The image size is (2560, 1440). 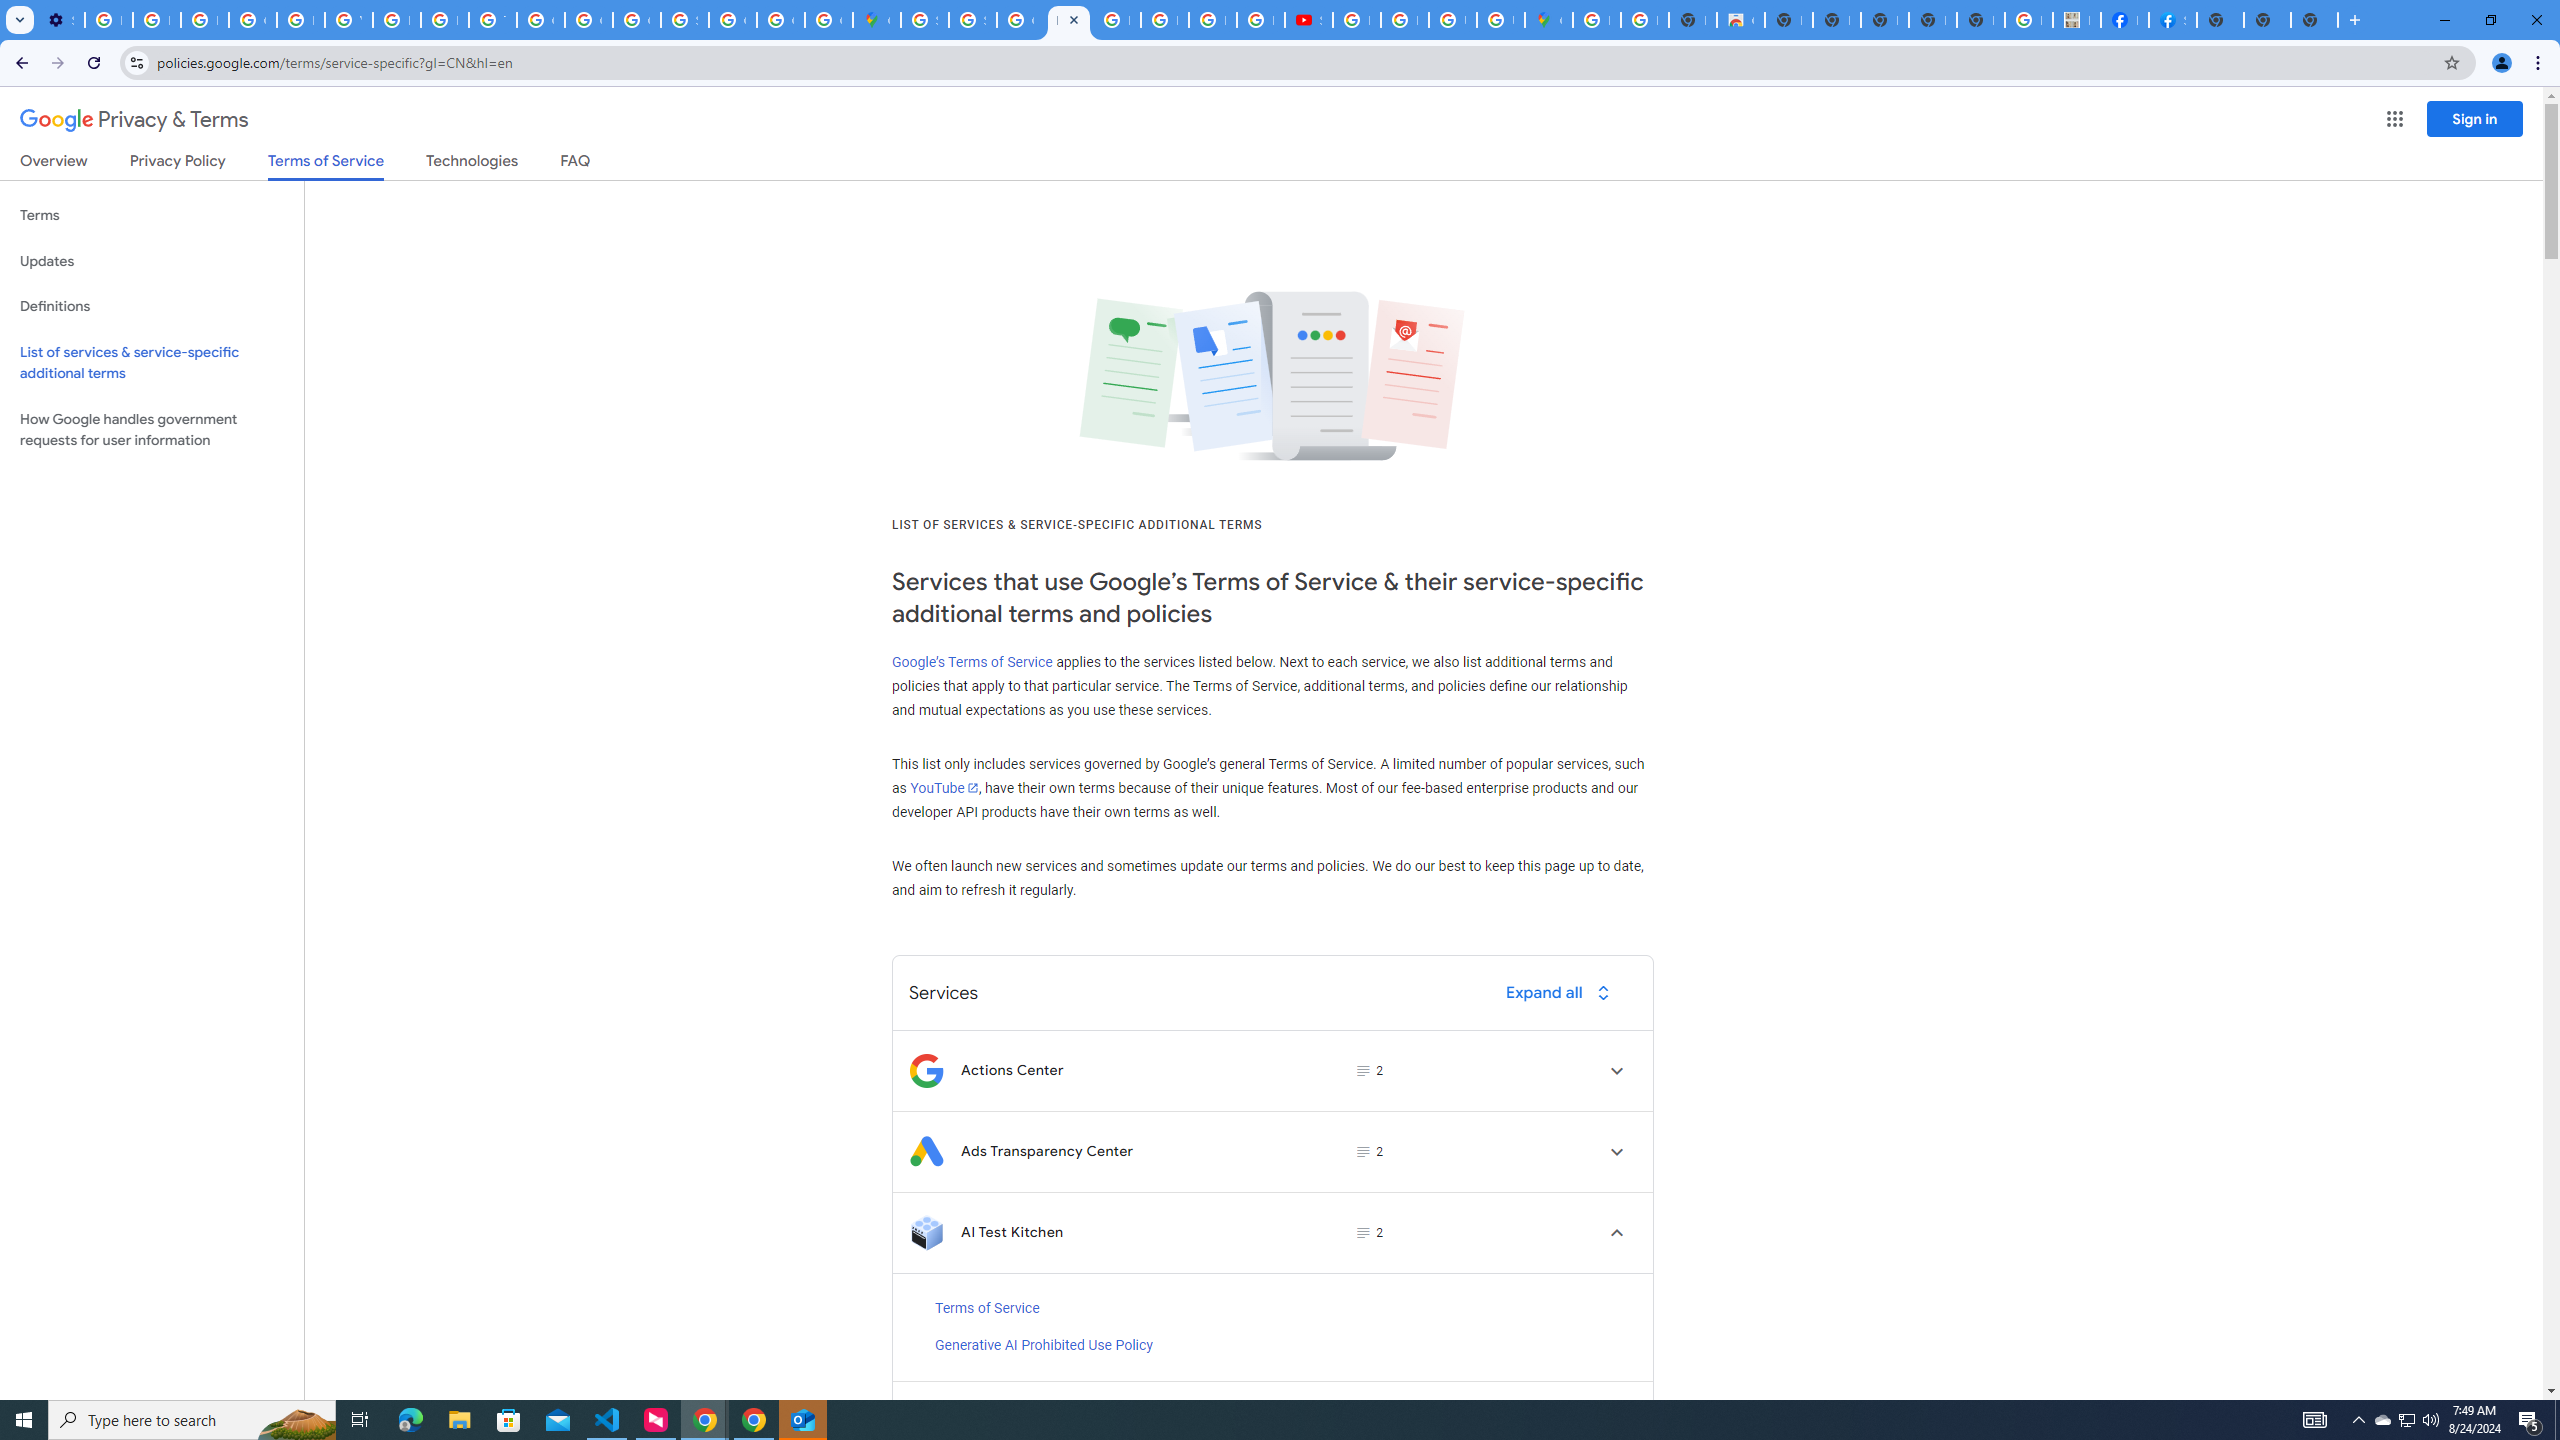 What do you see at coordinates (925, 1069) in the screenshot?
I see `'Logo for Actions Center'` at bounding box center [925, 1069].